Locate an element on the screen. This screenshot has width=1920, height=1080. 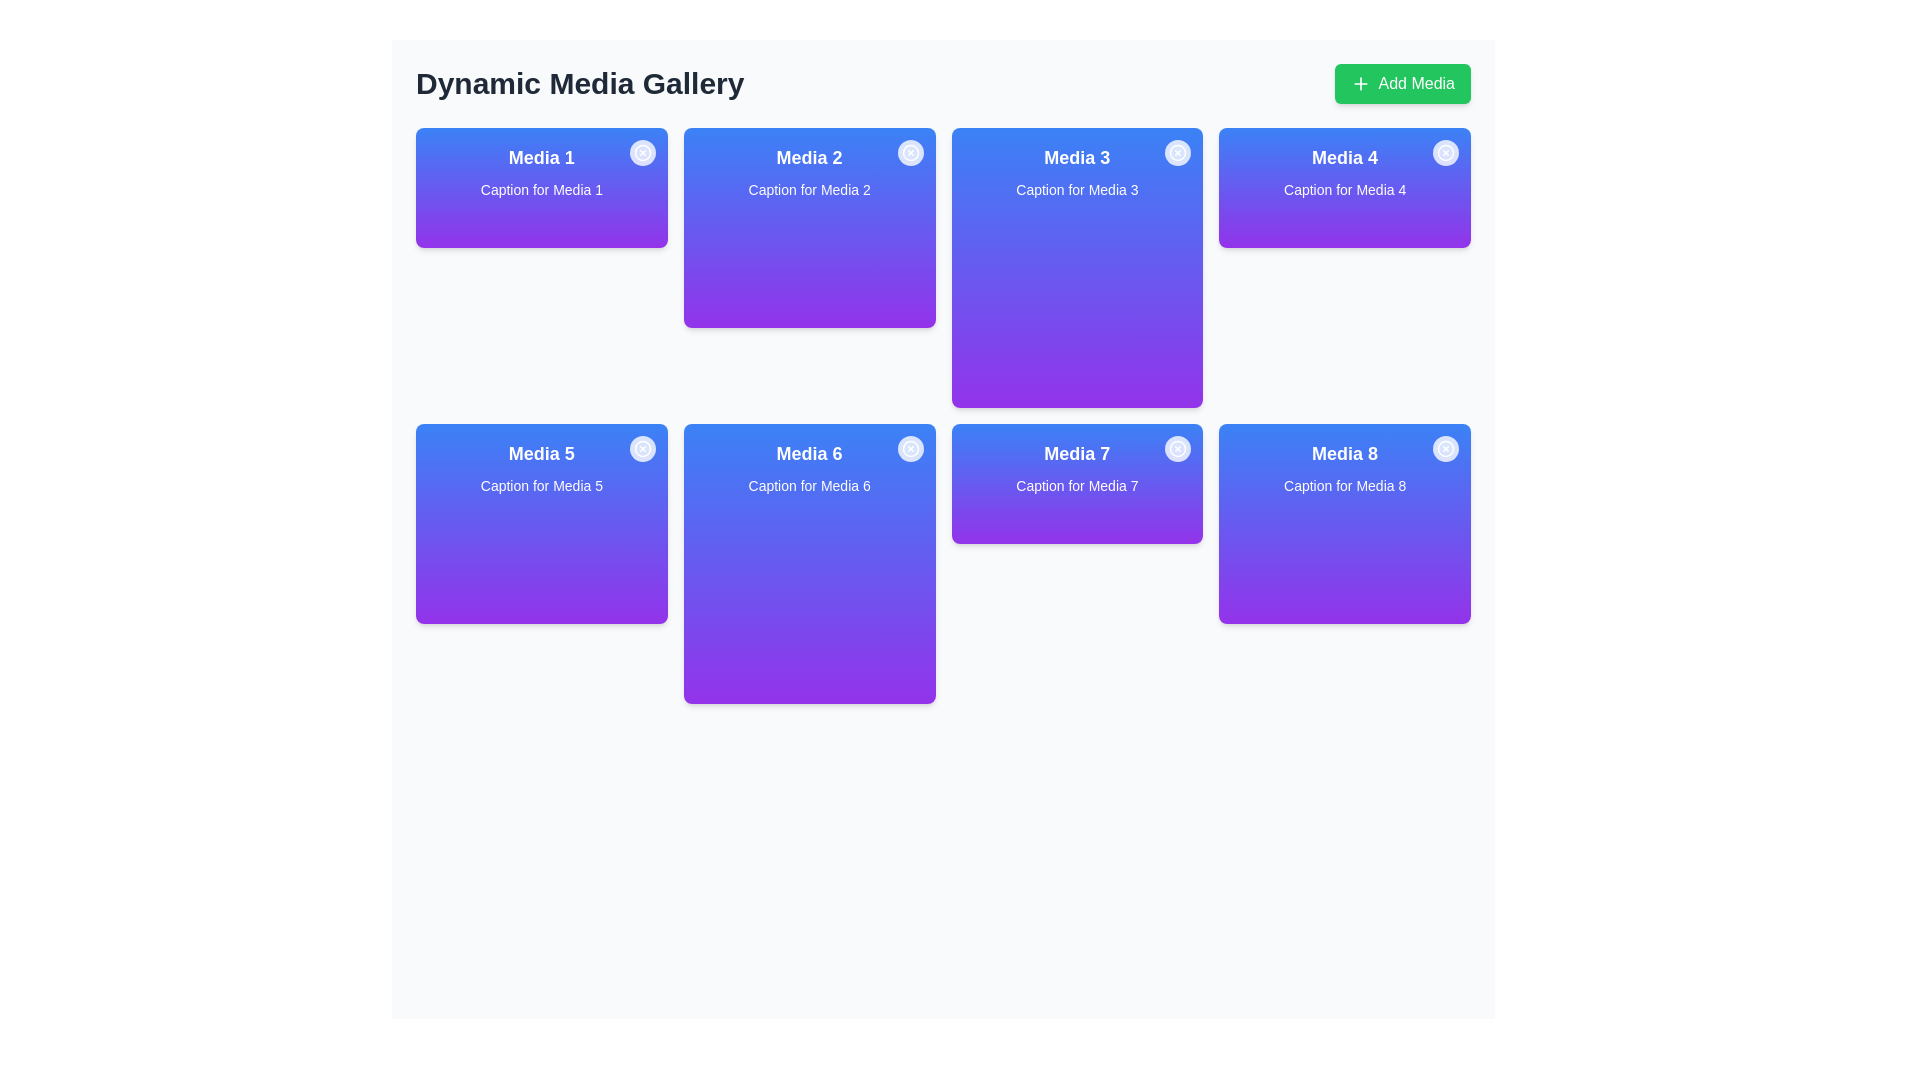
the circular button icon with a cross symbol located in the top-right corner of the Media 3 card to observe its visual changes is located at coordinates (1178, 153).